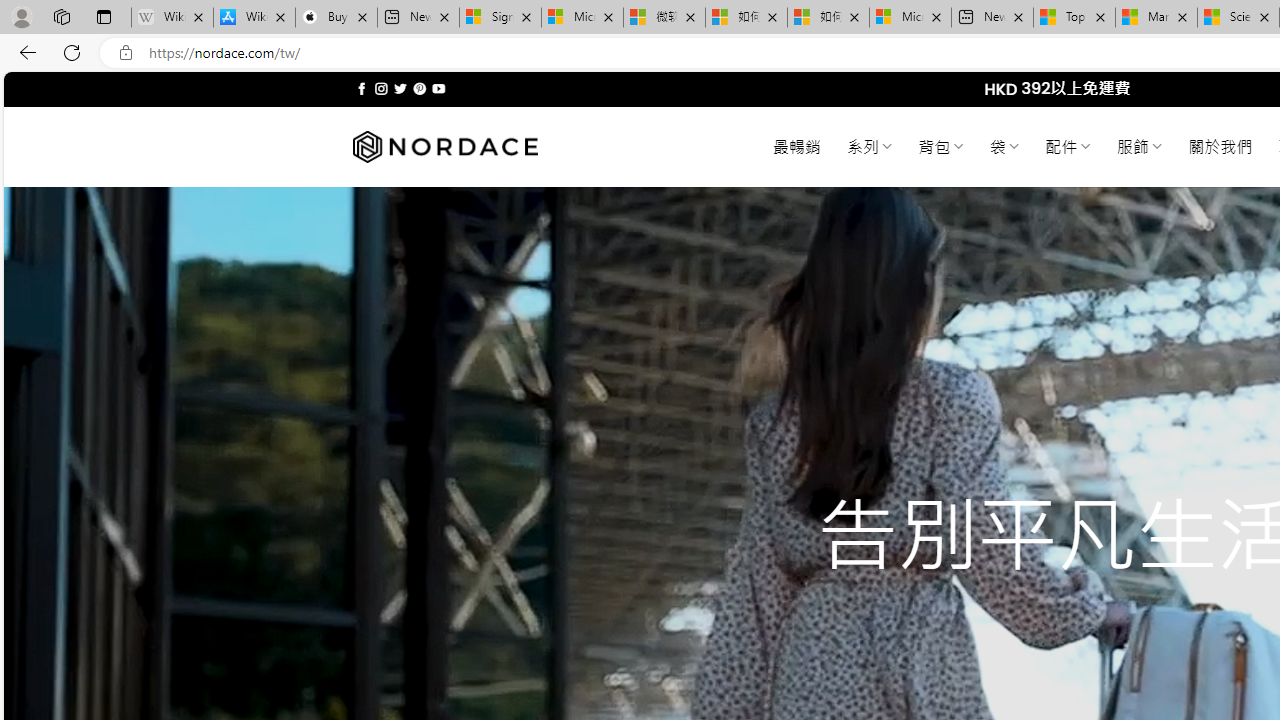 The width and height of the screenshot is (1280, 720). What do you see at coordinates (1073, 17) in the screenshot?
I see `'Top Stories - MSN'` at bounding box center [1073, 17].